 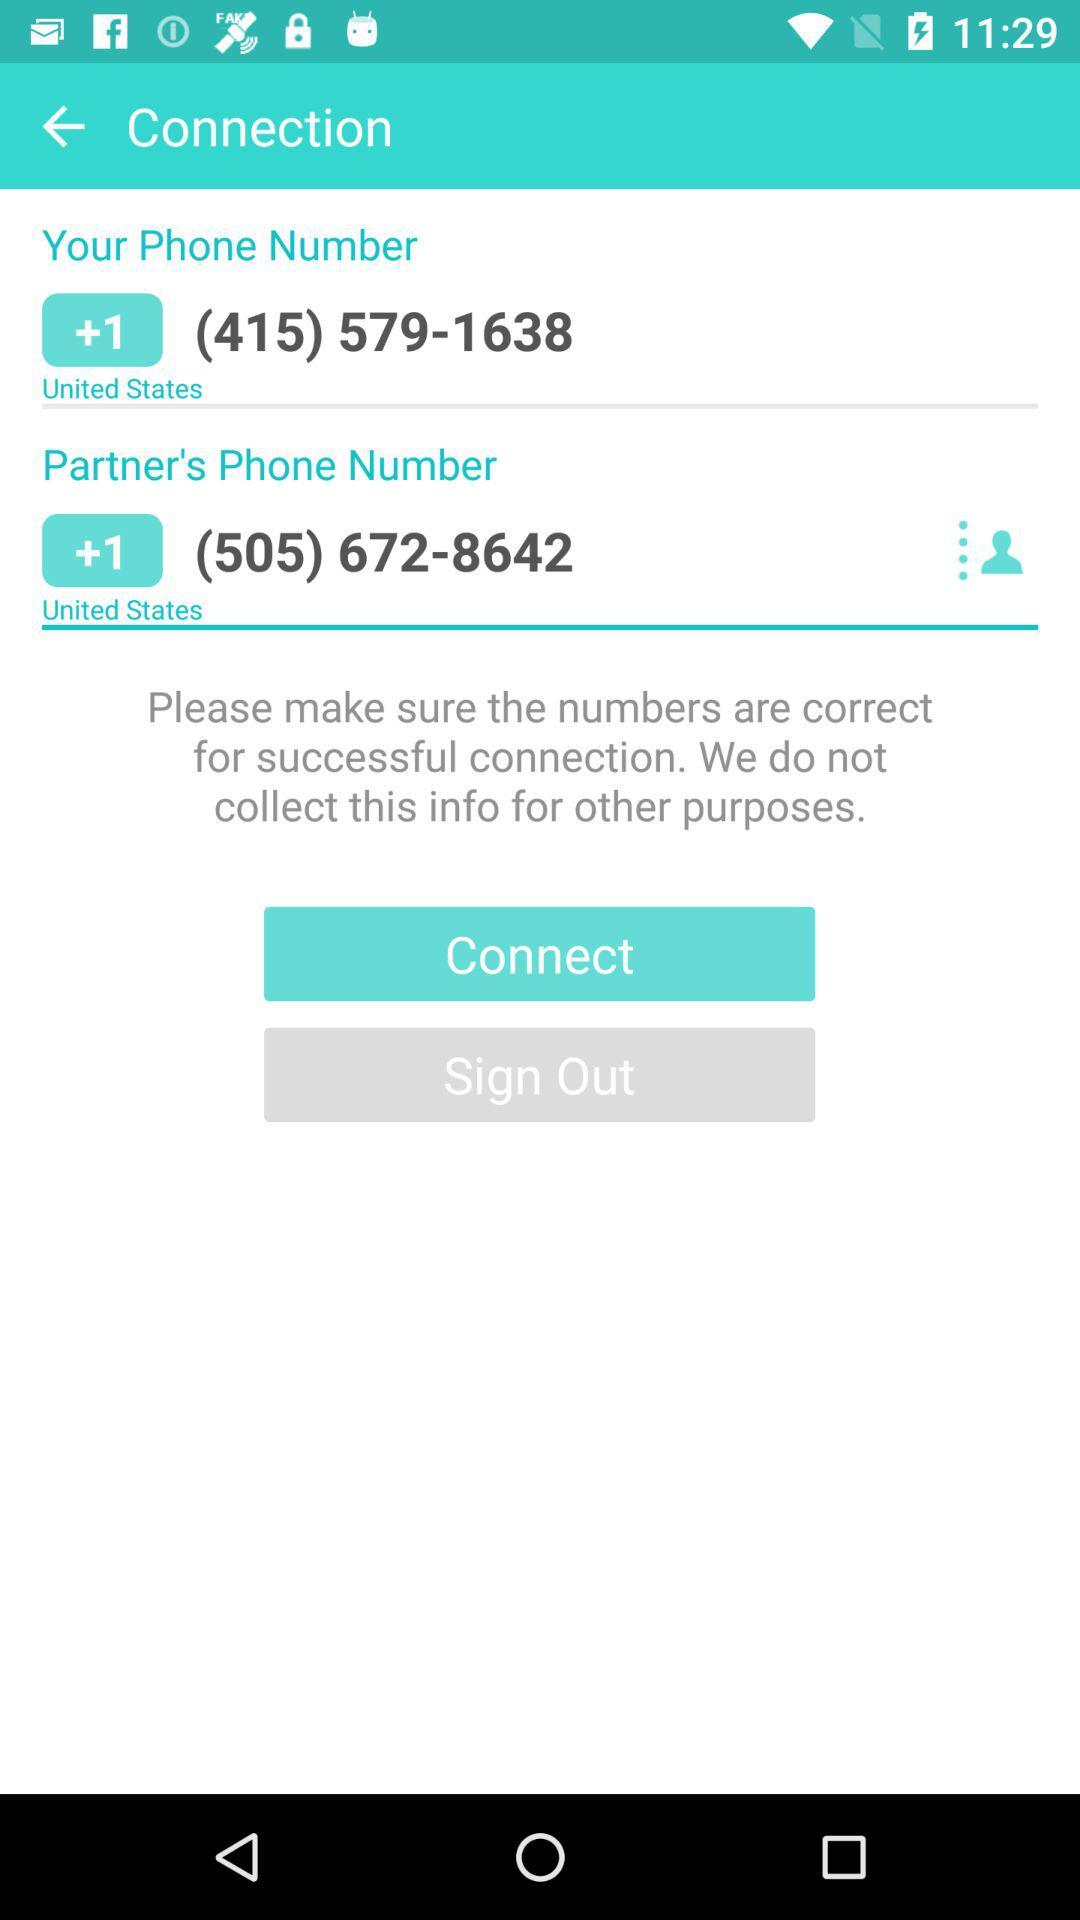 What do you see at coordinates (538, 1073) in the screenshot?
I see `the sign out` at bounding box center [538, 1073].